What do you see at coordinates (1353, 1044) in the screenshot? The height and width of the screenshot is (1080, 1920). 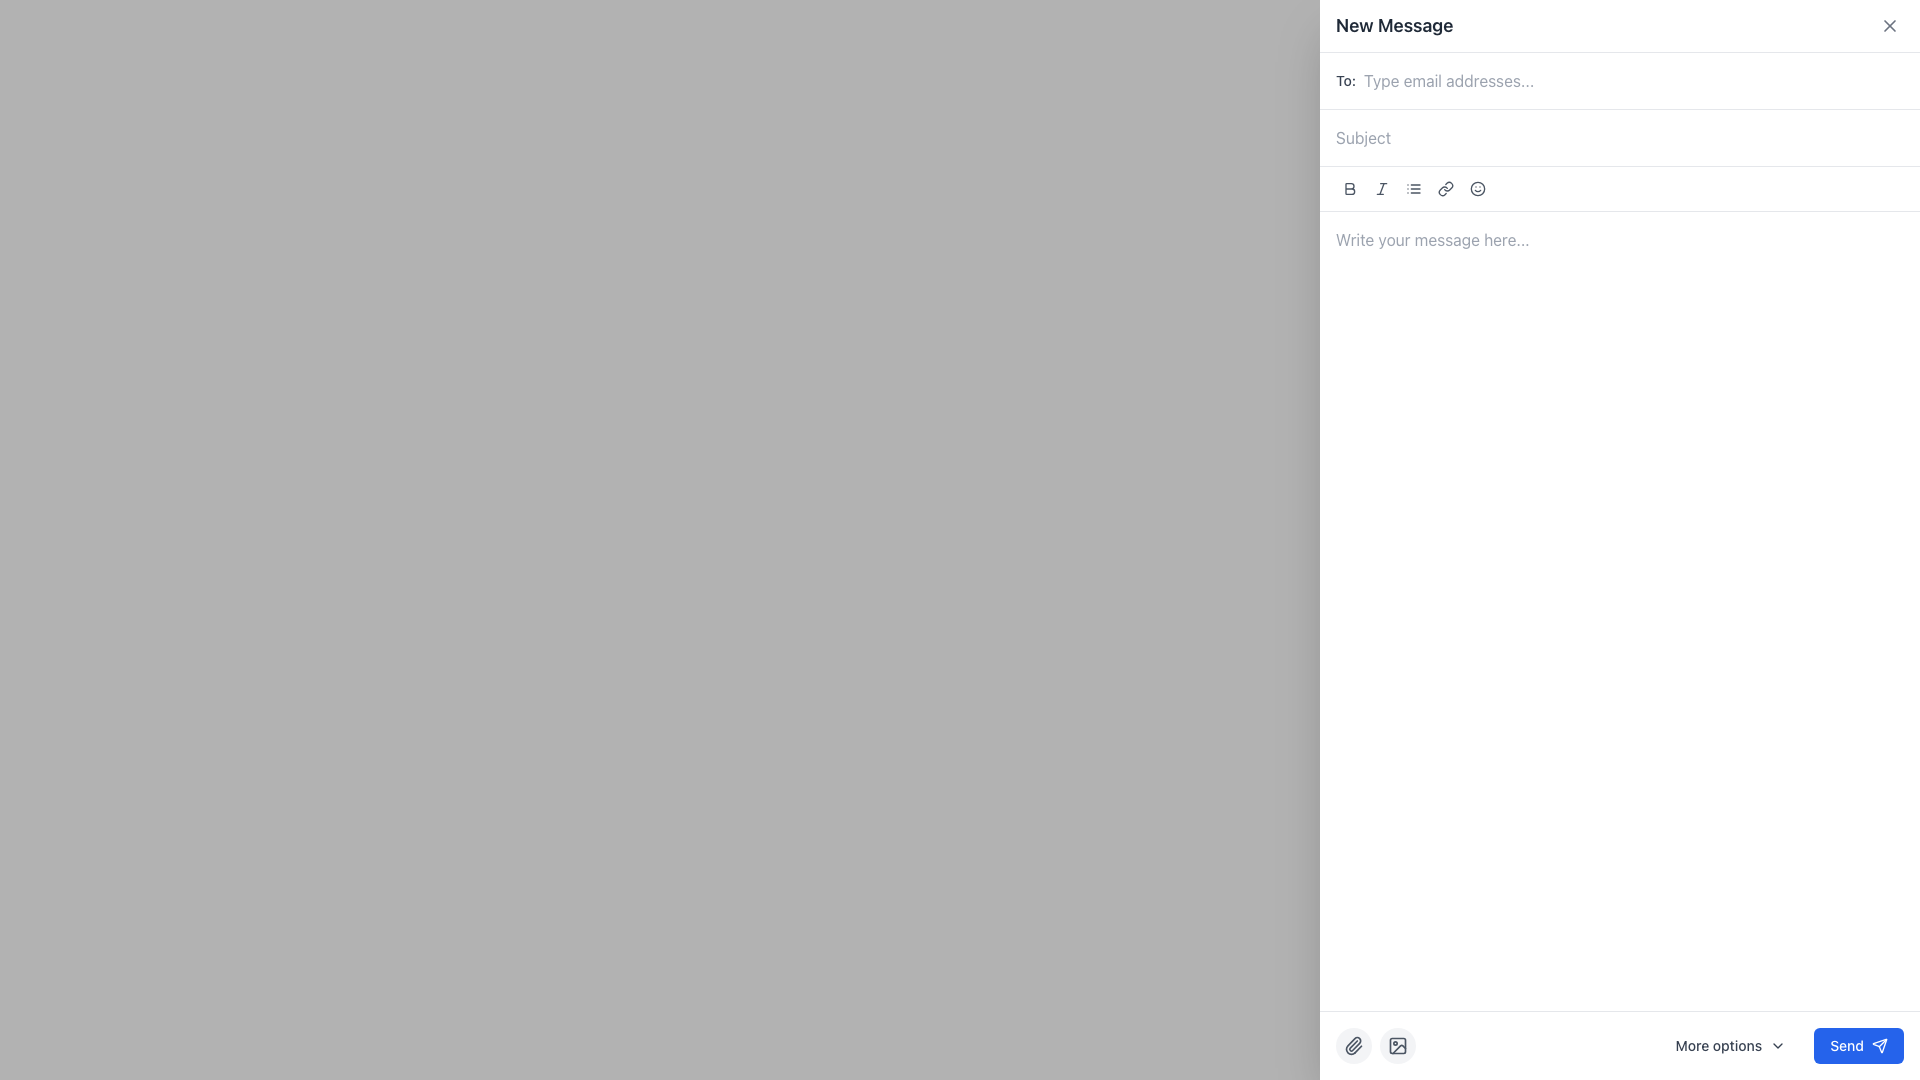 I see `the circular button with a light gray background and a paperclip icon` at bounding box center [1353, 1044].